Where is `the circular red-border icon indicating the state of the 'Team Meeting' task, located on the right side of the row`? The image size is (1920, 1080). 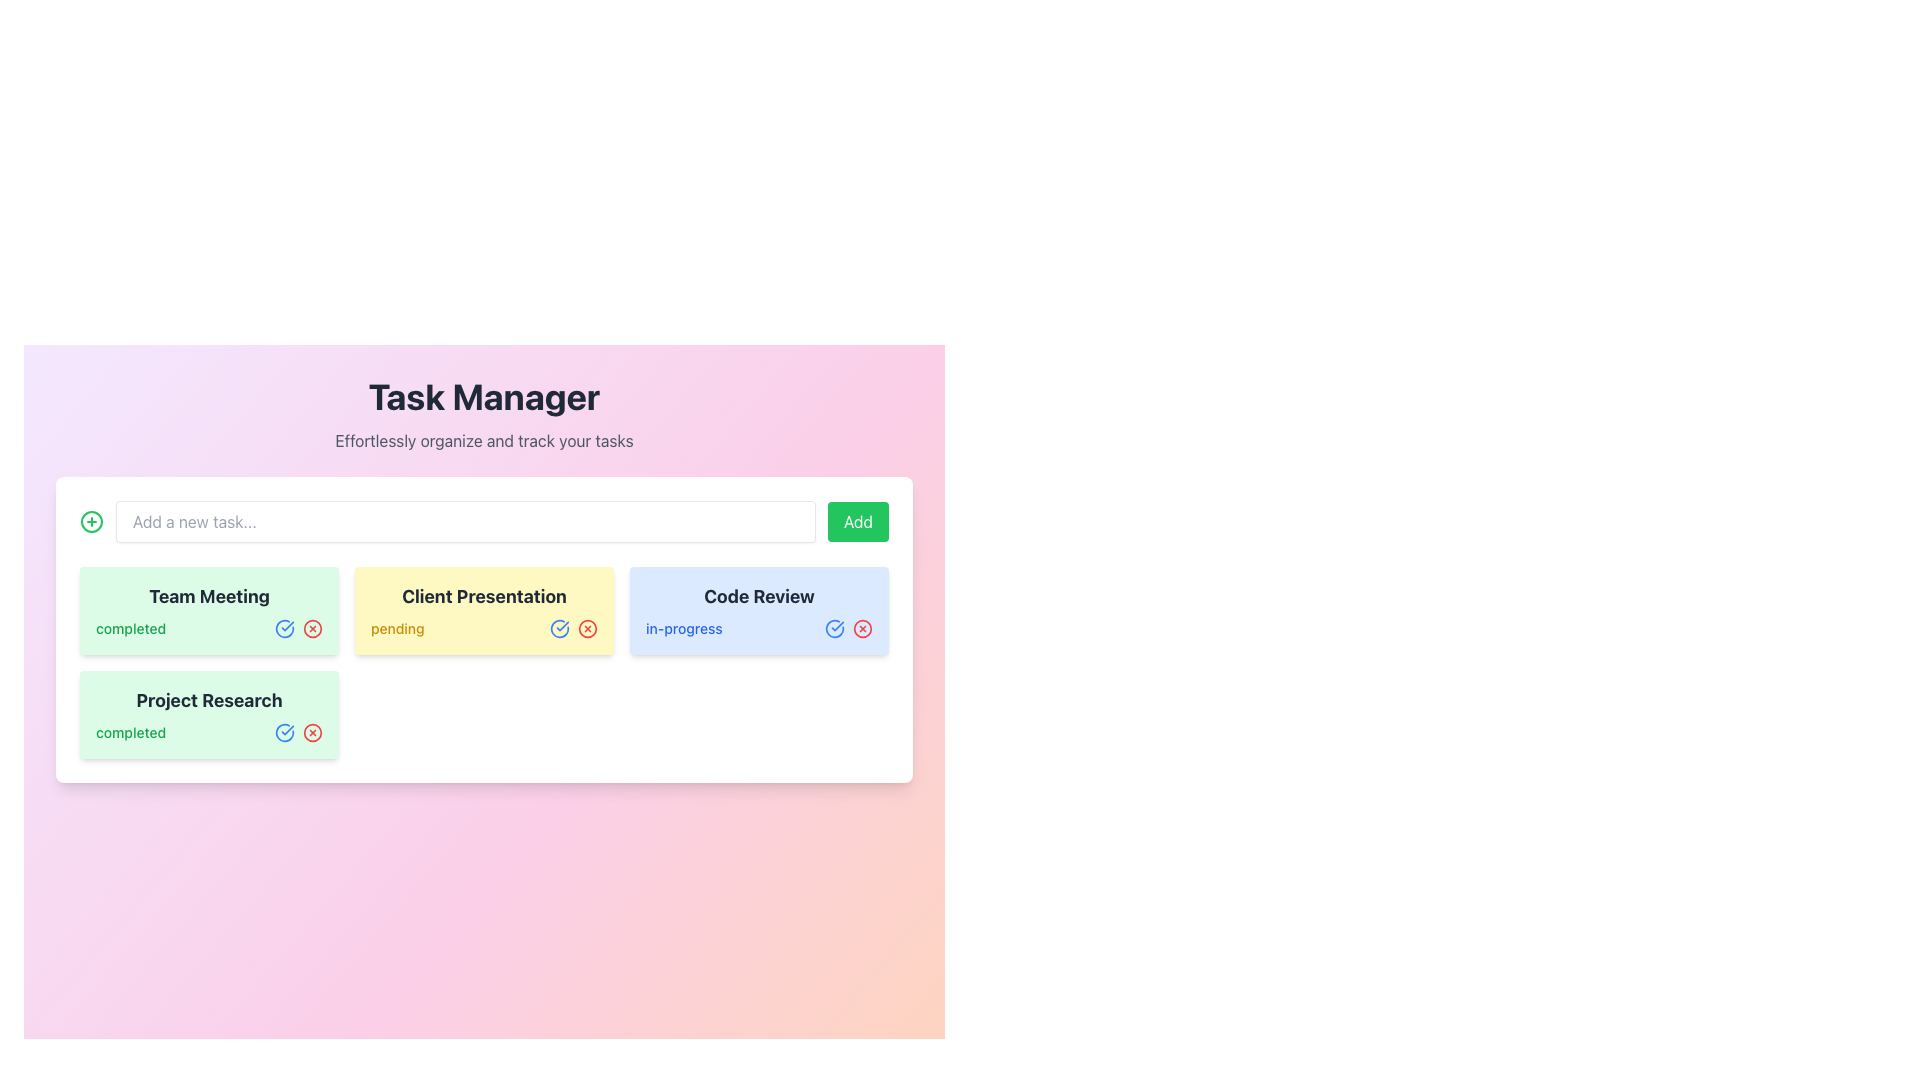 the circular red-border icon indicating the state of the 'Team Meeting' task, located on the right side of the row is located at coordinates (311, 627).